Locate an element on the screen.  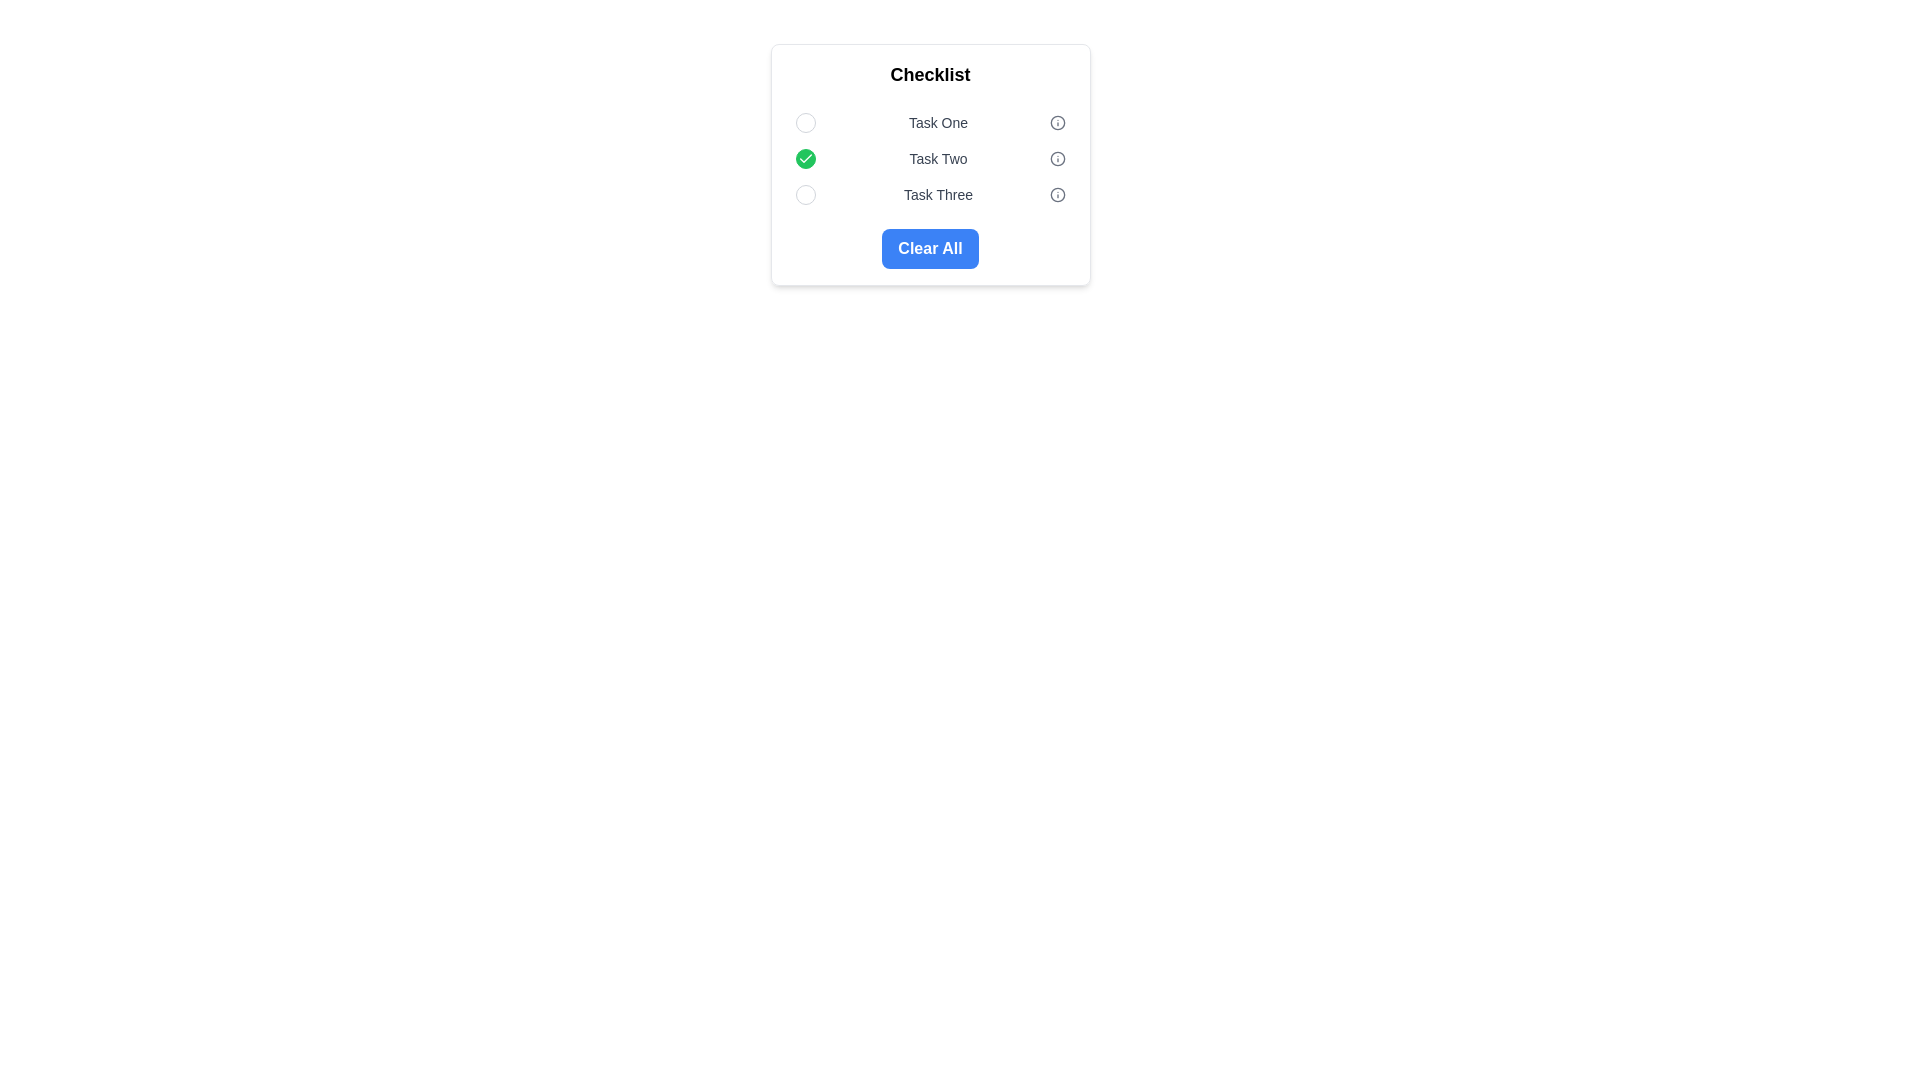
the checkbox that represents the completion of 'Task Two', located to the left of the text 'Task Two' is located at coordinates (805, 157).